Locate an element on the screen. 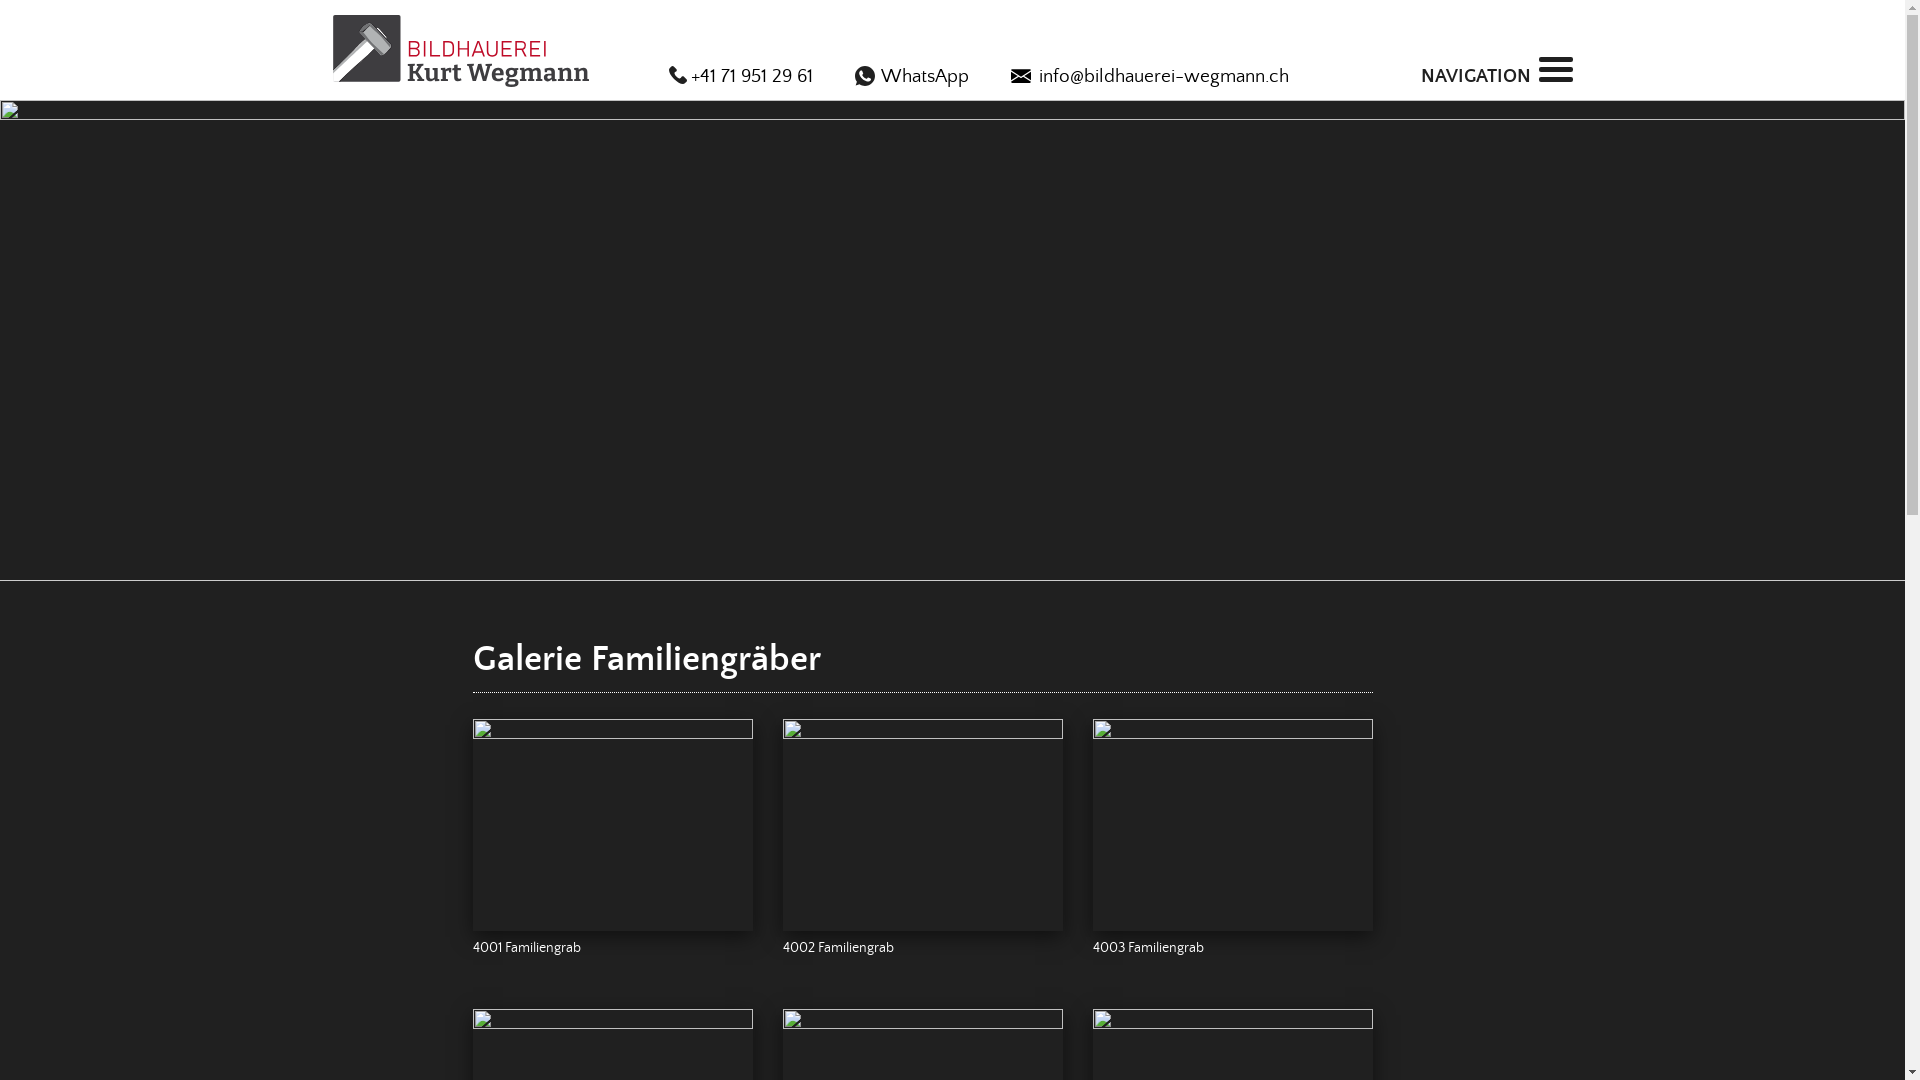 The width and height of the screenshot is (1920, 1080). 'info@bildhauerei-wegmann.ch' is located at coordinates (1148, 76).